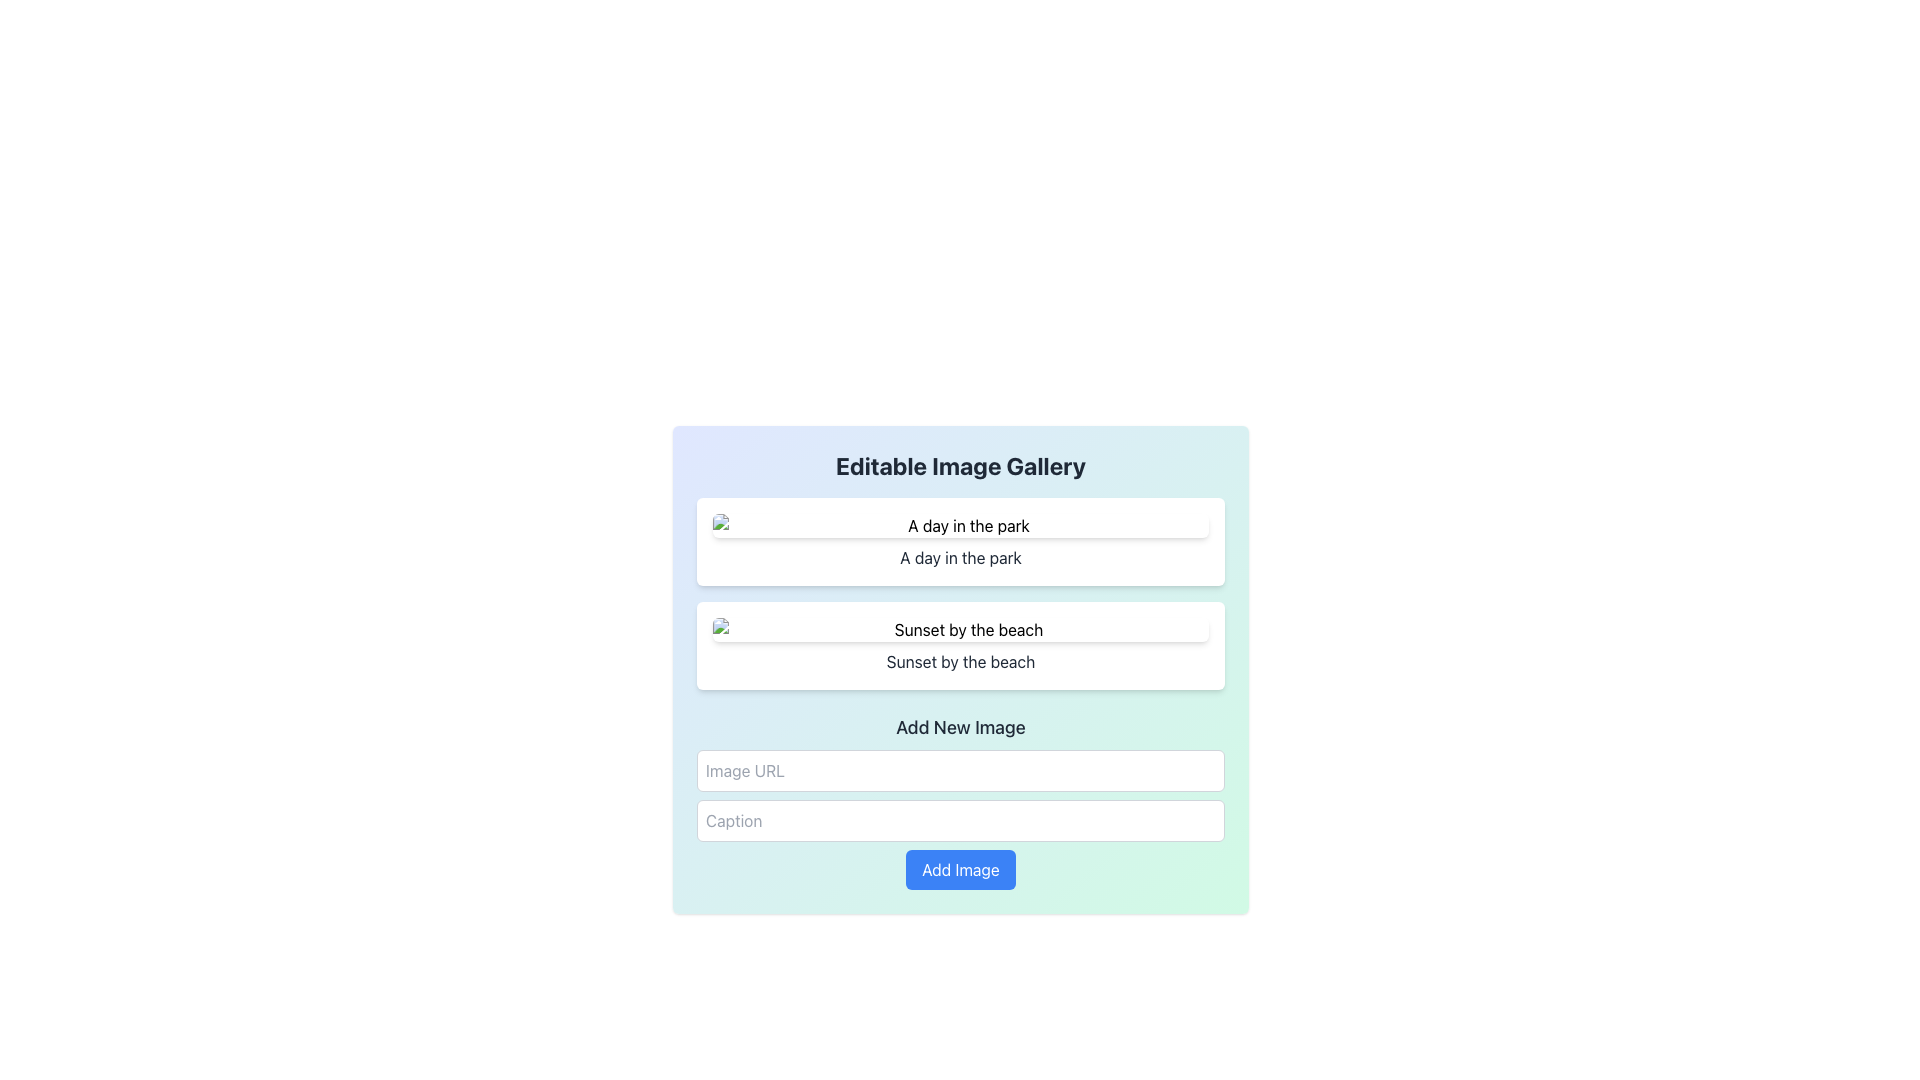  Describe the element at coordinates (960, 869) in the screenshot. I see `the 'Add Image' button, which is a rectangular button with a blue background and white text, located at the bottom of the 'Add New Image' section` at that location.